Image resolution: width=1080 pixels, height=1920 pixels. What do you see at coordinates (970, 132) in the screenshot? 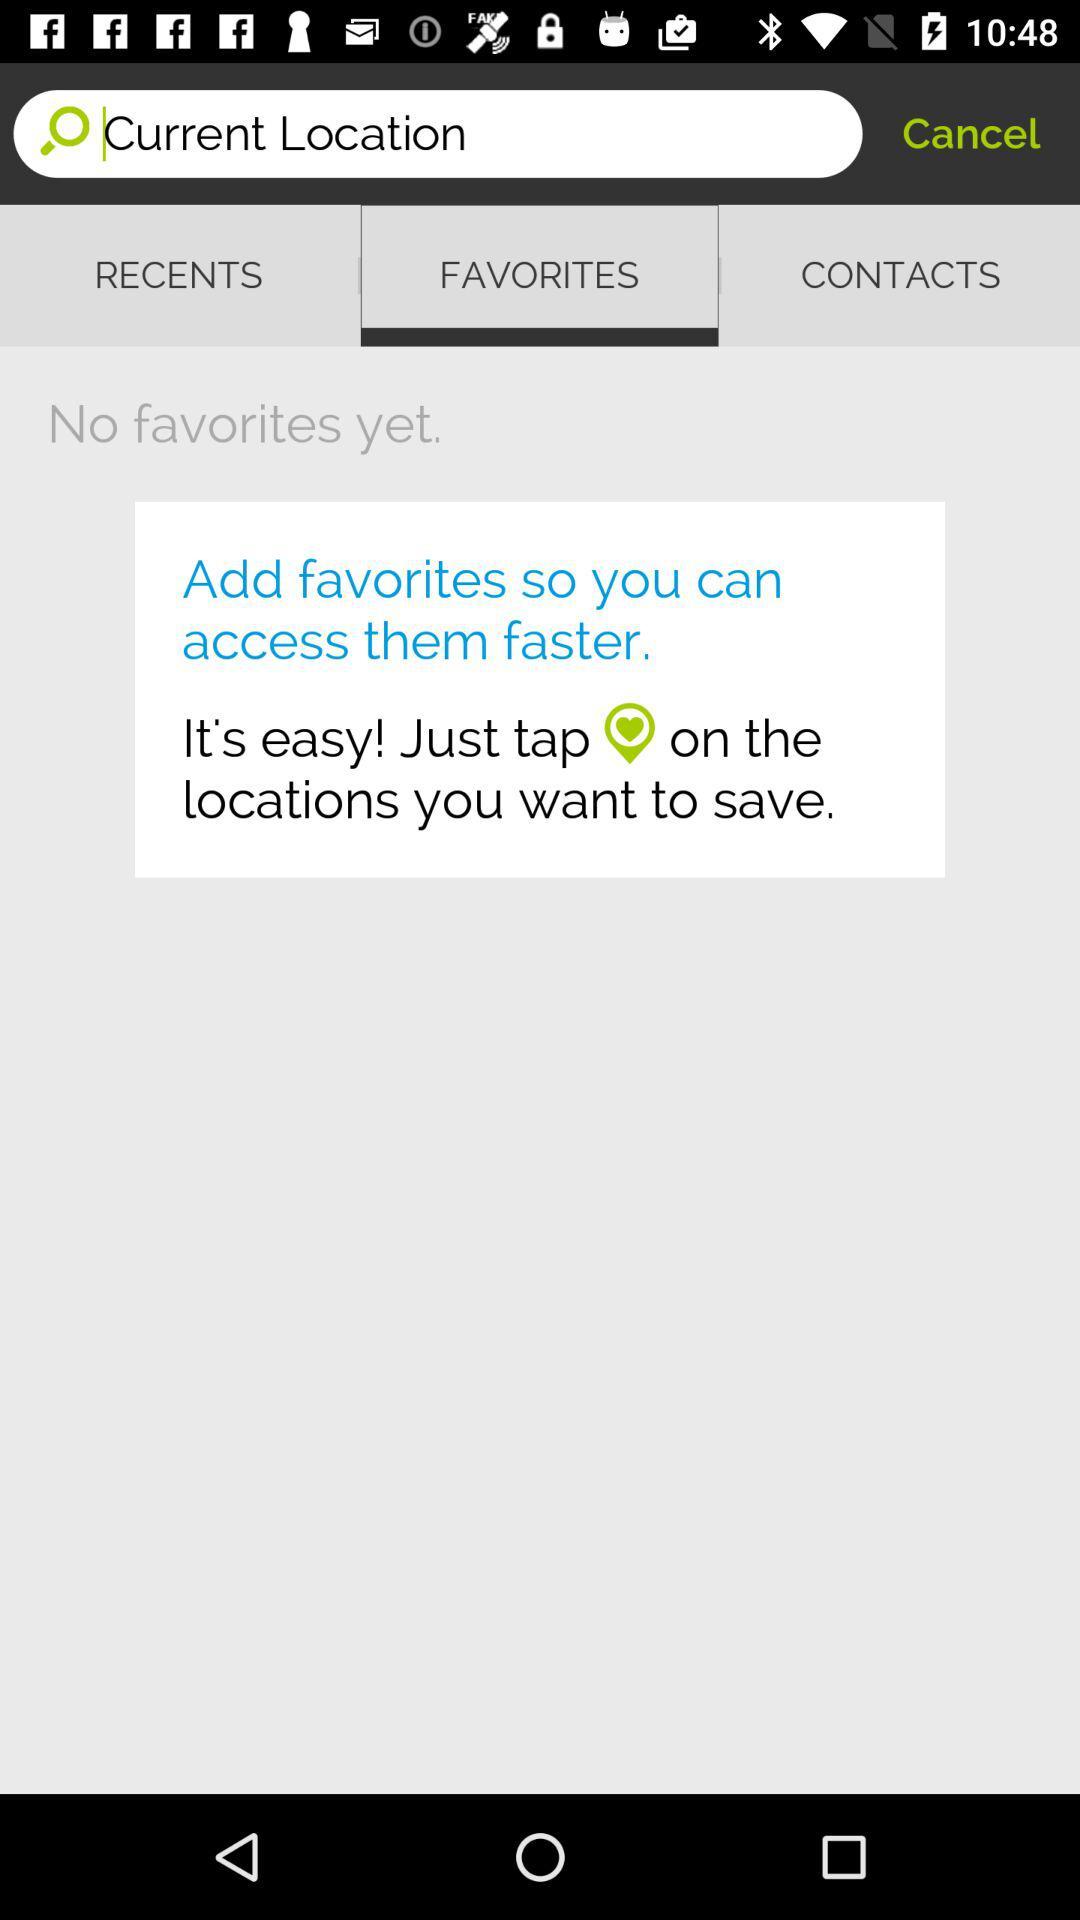
I see `the icon above the contacts icon` at bounding box center [970, 132].